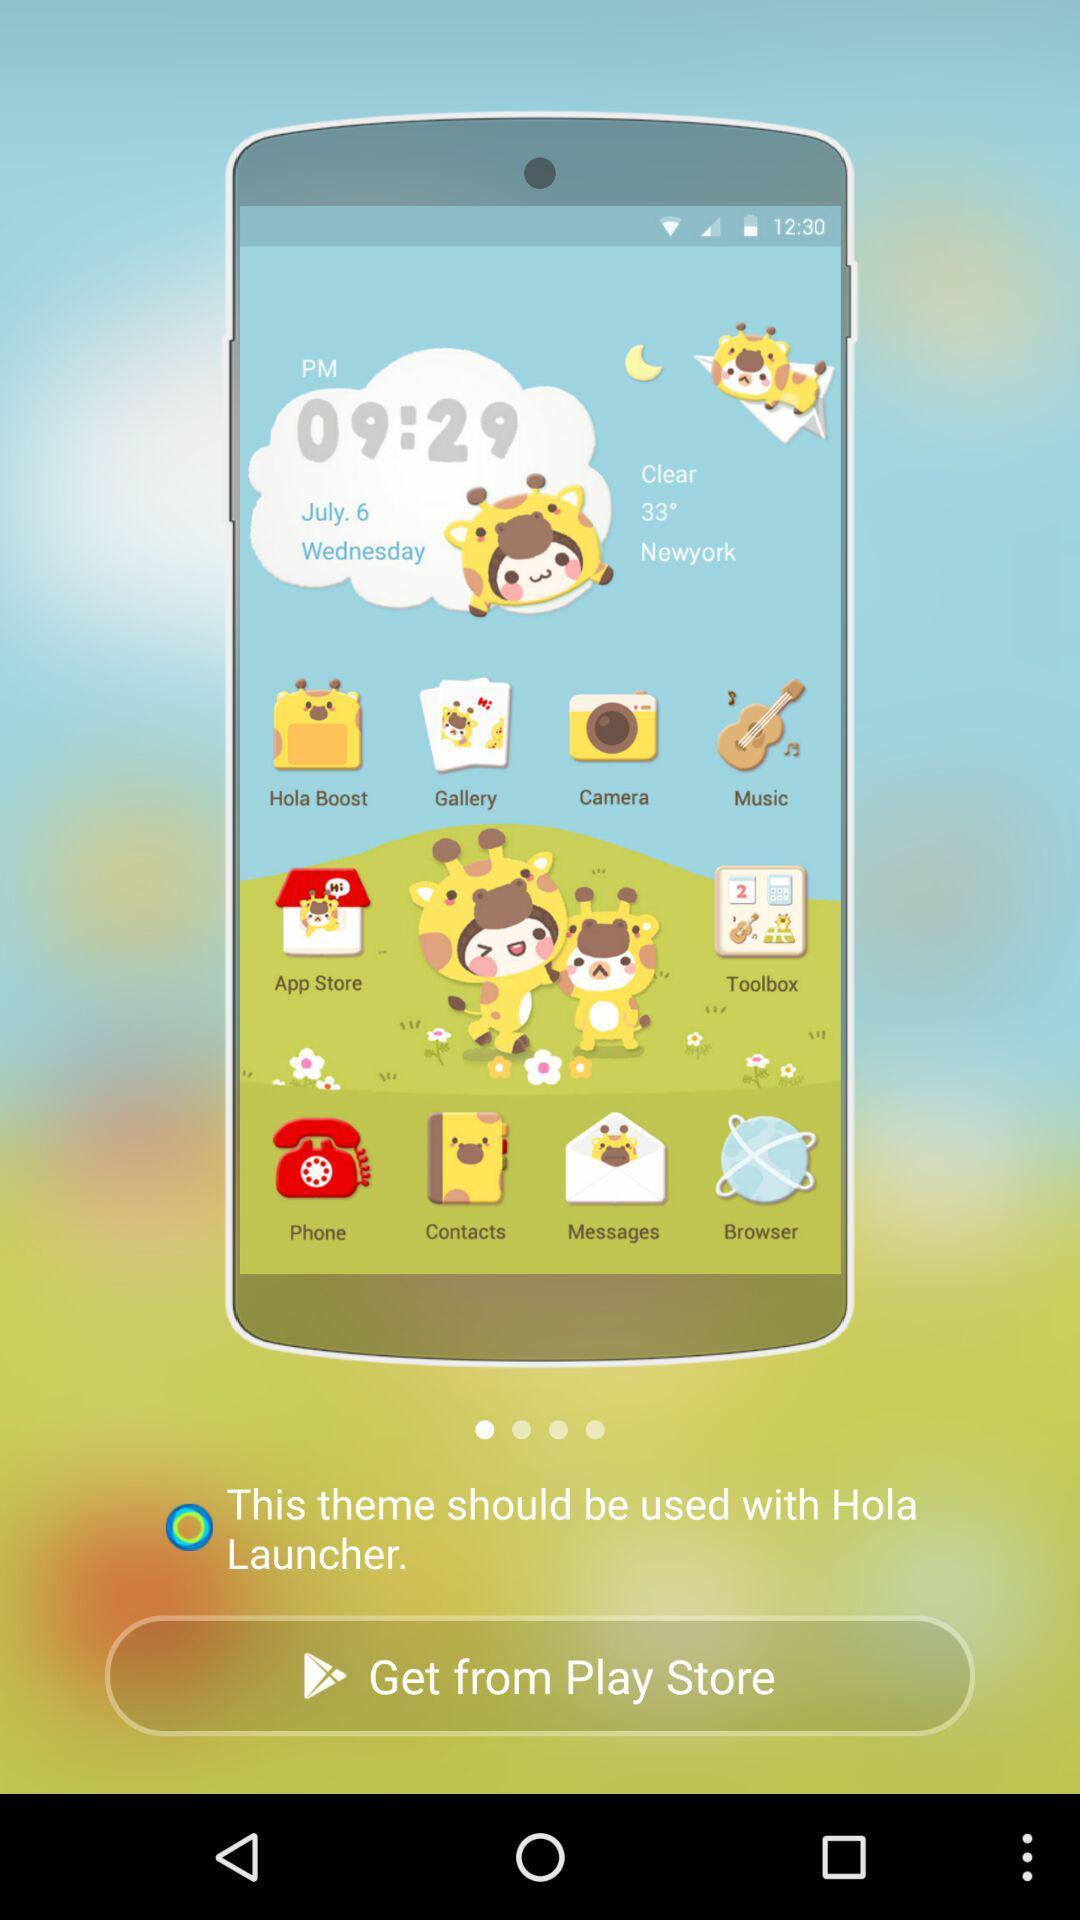 This screenshot has height=1920, width=1080. I want to click on next page, so click(520, 1428).